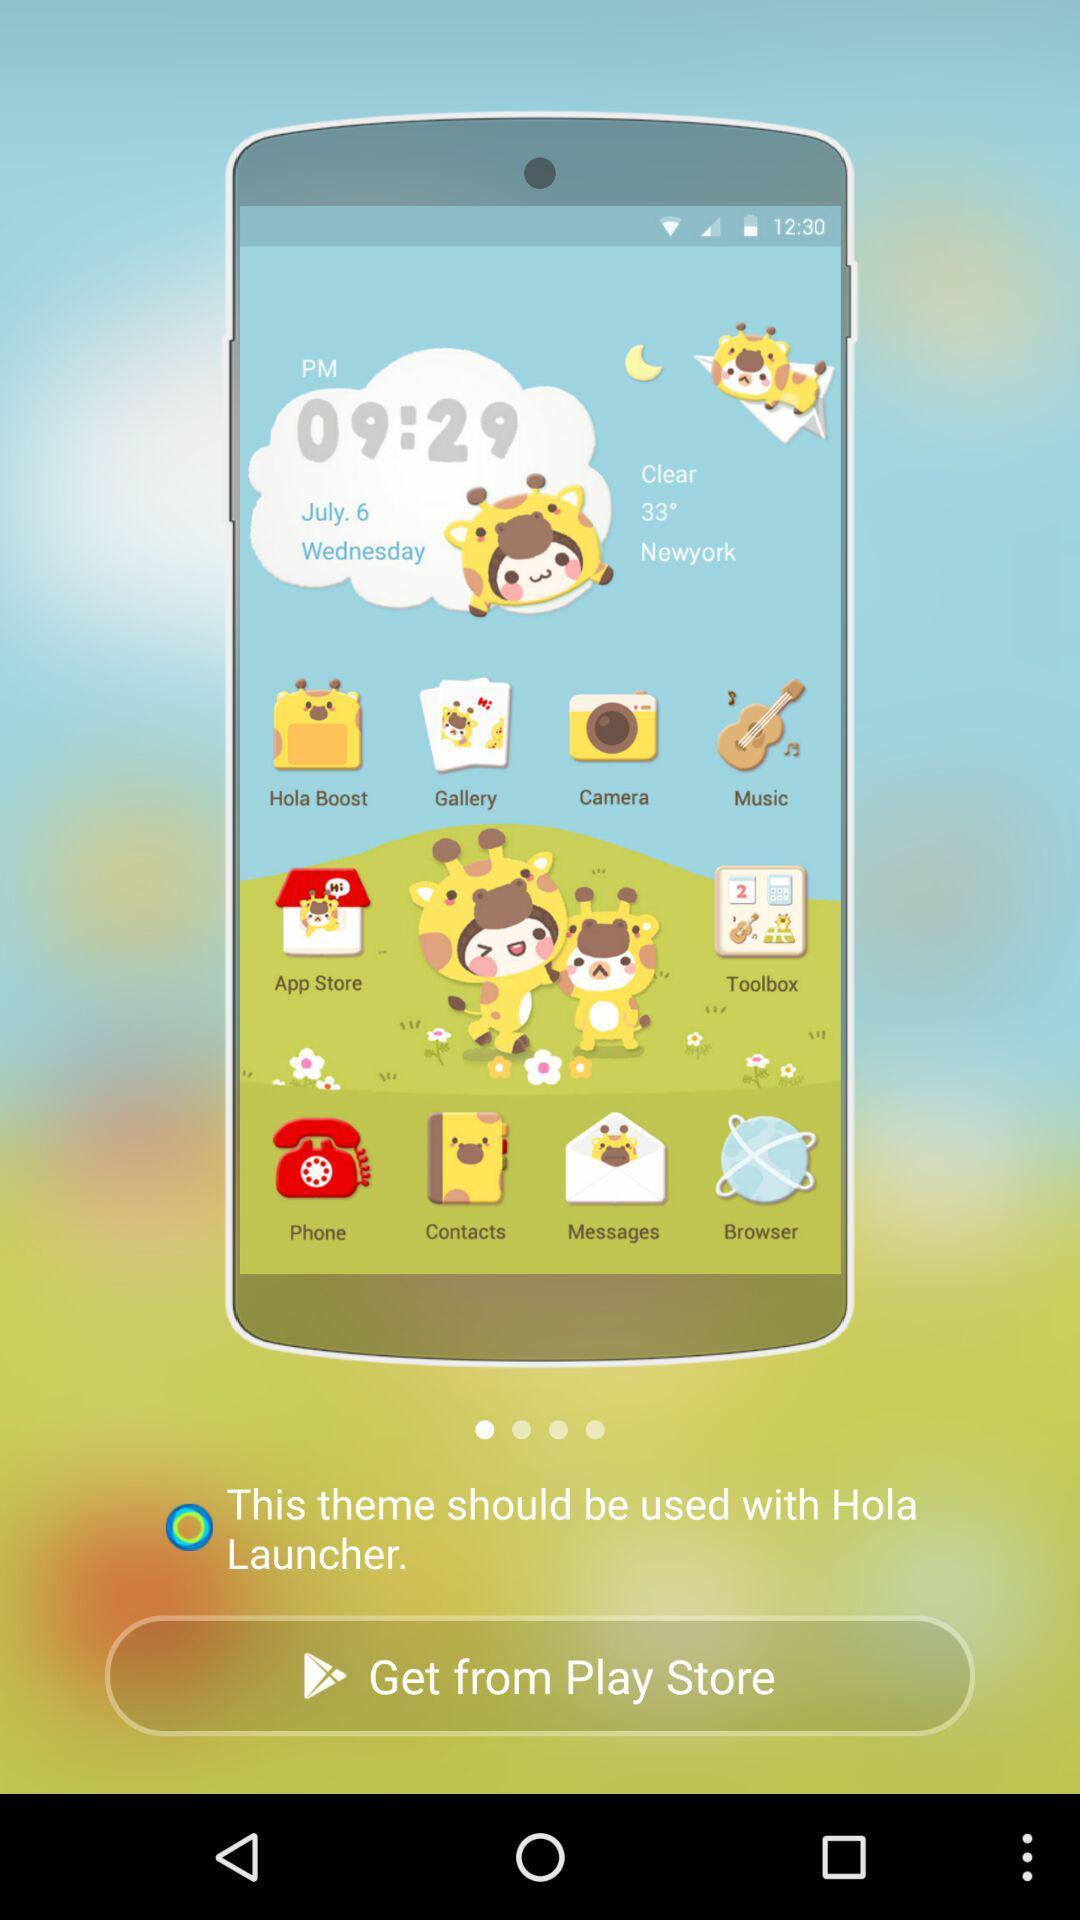 This screenshot has height=1920, width=1080. I want to click on next page, so click(520, 1428).